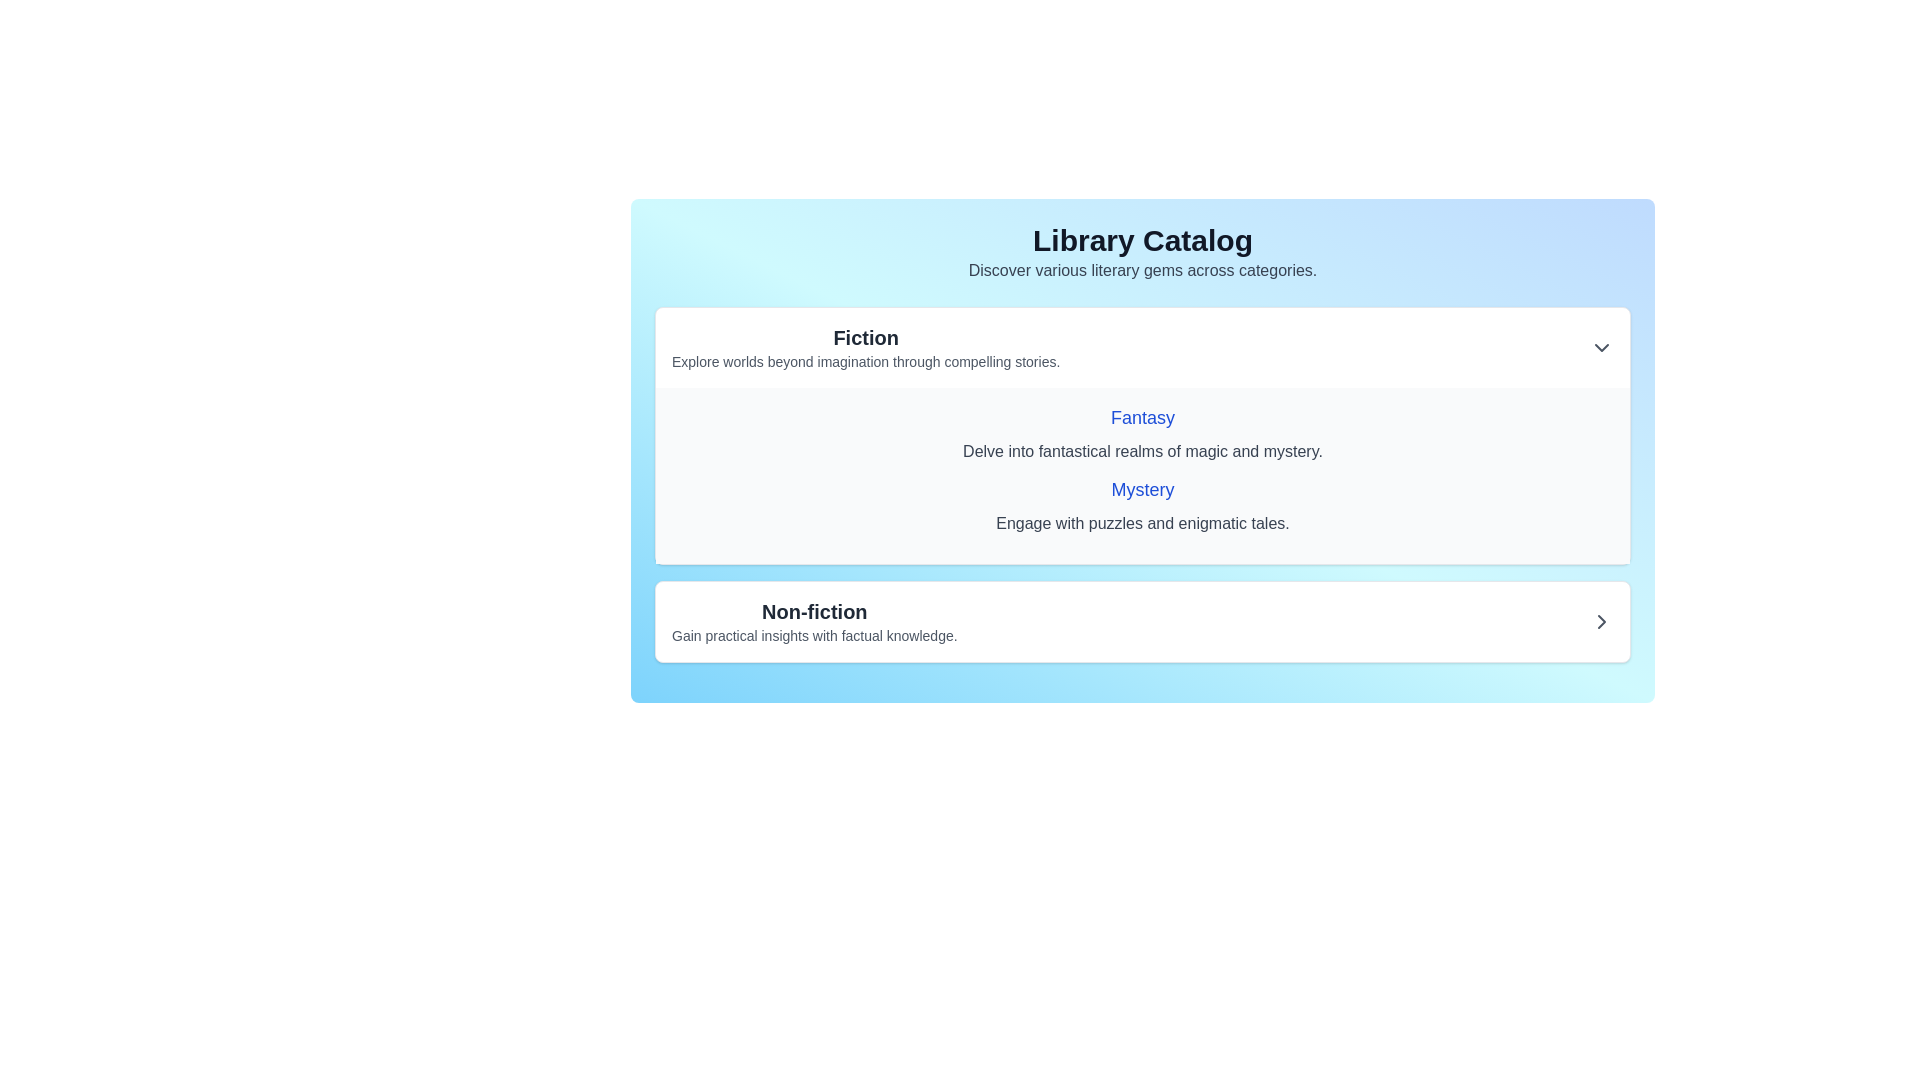  Describe the element at coordinates (1142, 451) in the screenshot. I see `the static text element containing 'Delve into fantastical realms of magic and mystery.' located beneath the 'Fantasy' header in the Library Catalog` at that location.